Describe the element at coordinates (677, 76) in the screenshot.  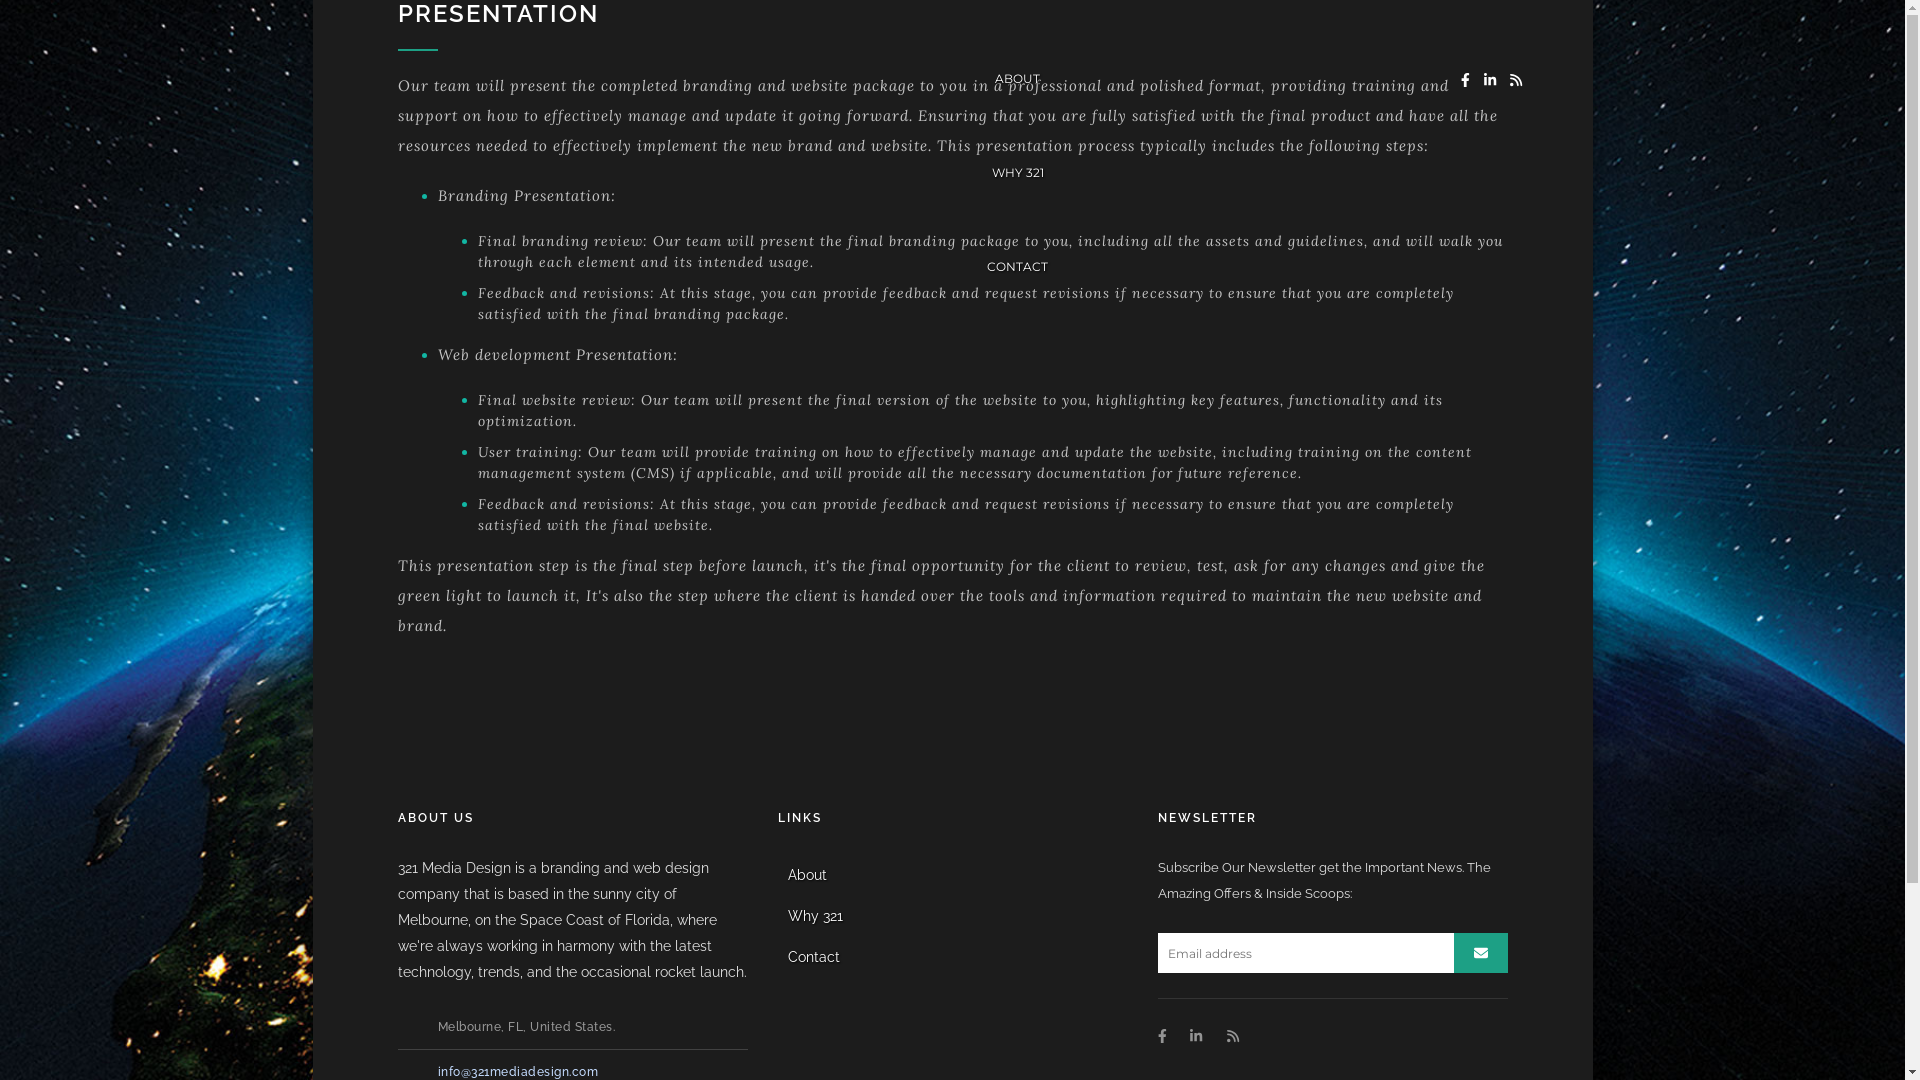
I see `'ABOUT'` at that location.